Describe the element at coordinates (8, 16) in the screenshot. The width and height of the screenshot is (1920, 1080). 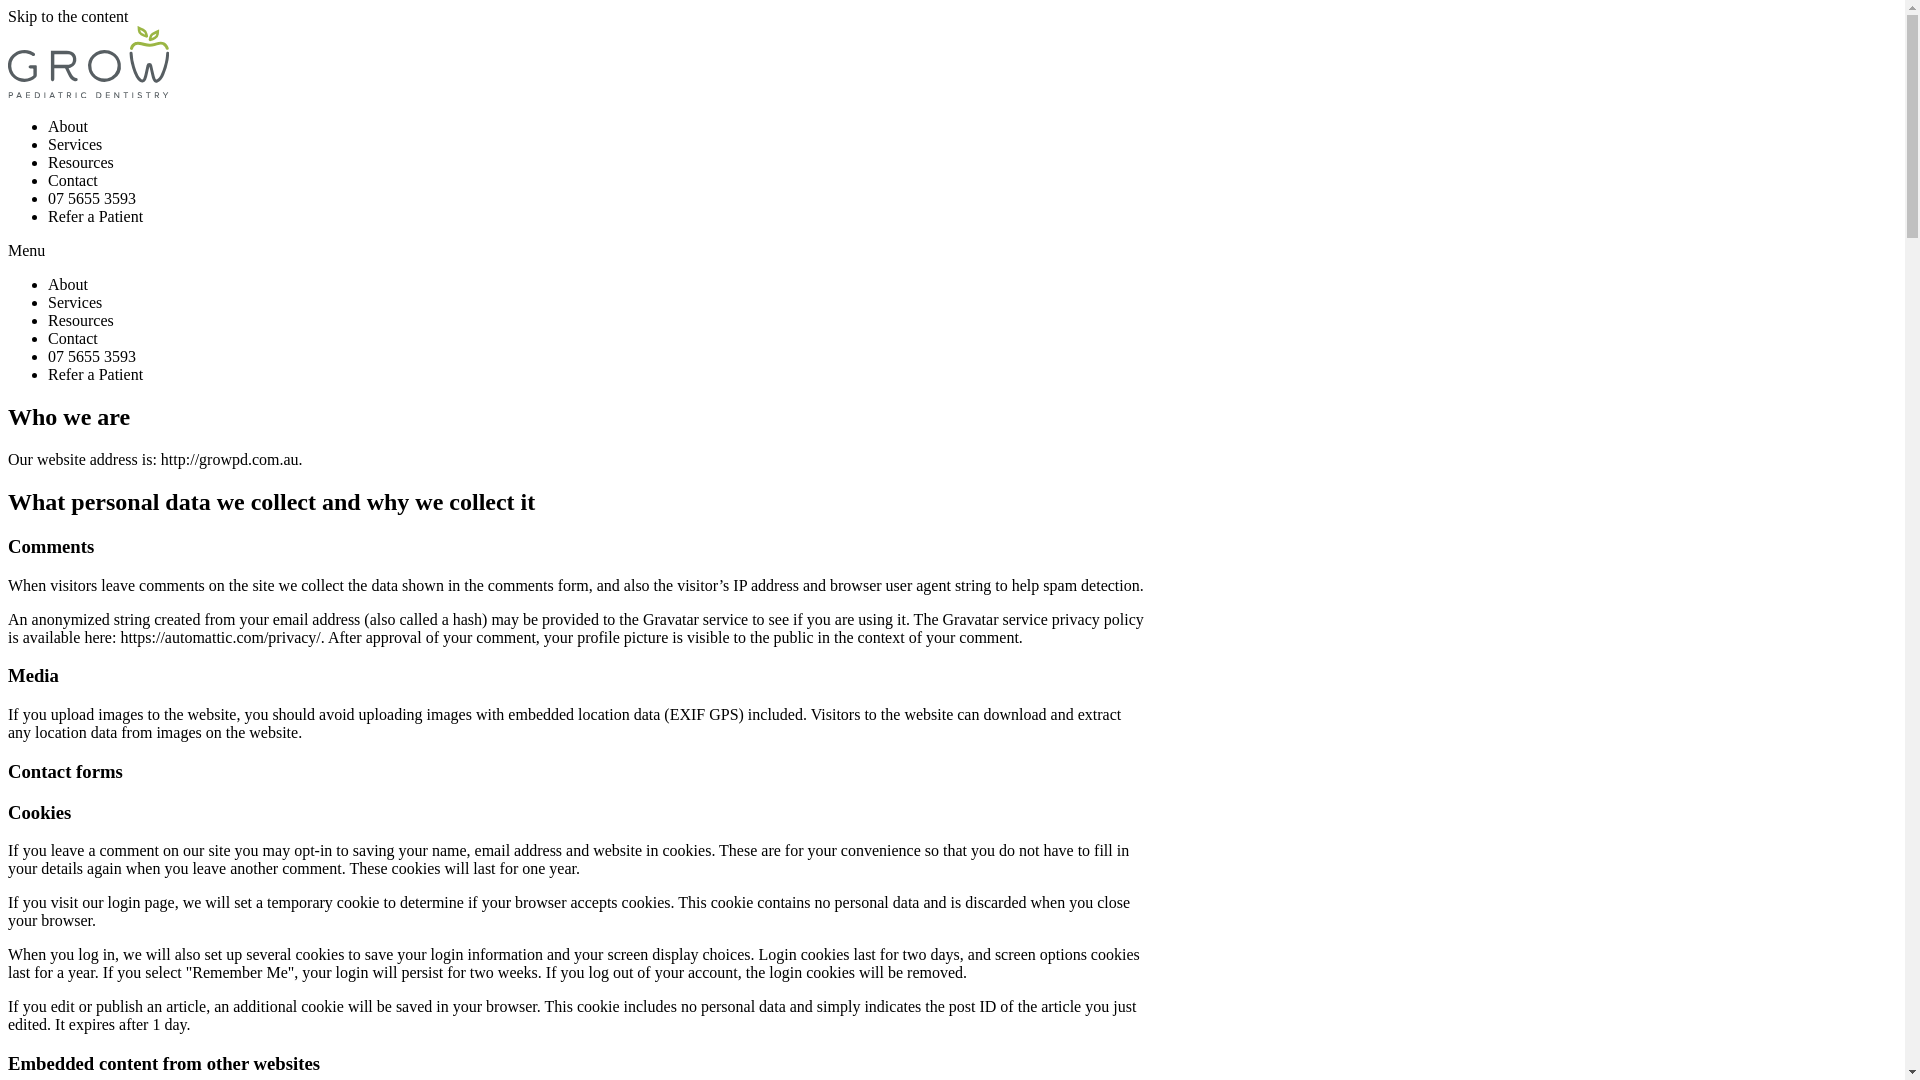
I see `'Skip to the content'` at that location.